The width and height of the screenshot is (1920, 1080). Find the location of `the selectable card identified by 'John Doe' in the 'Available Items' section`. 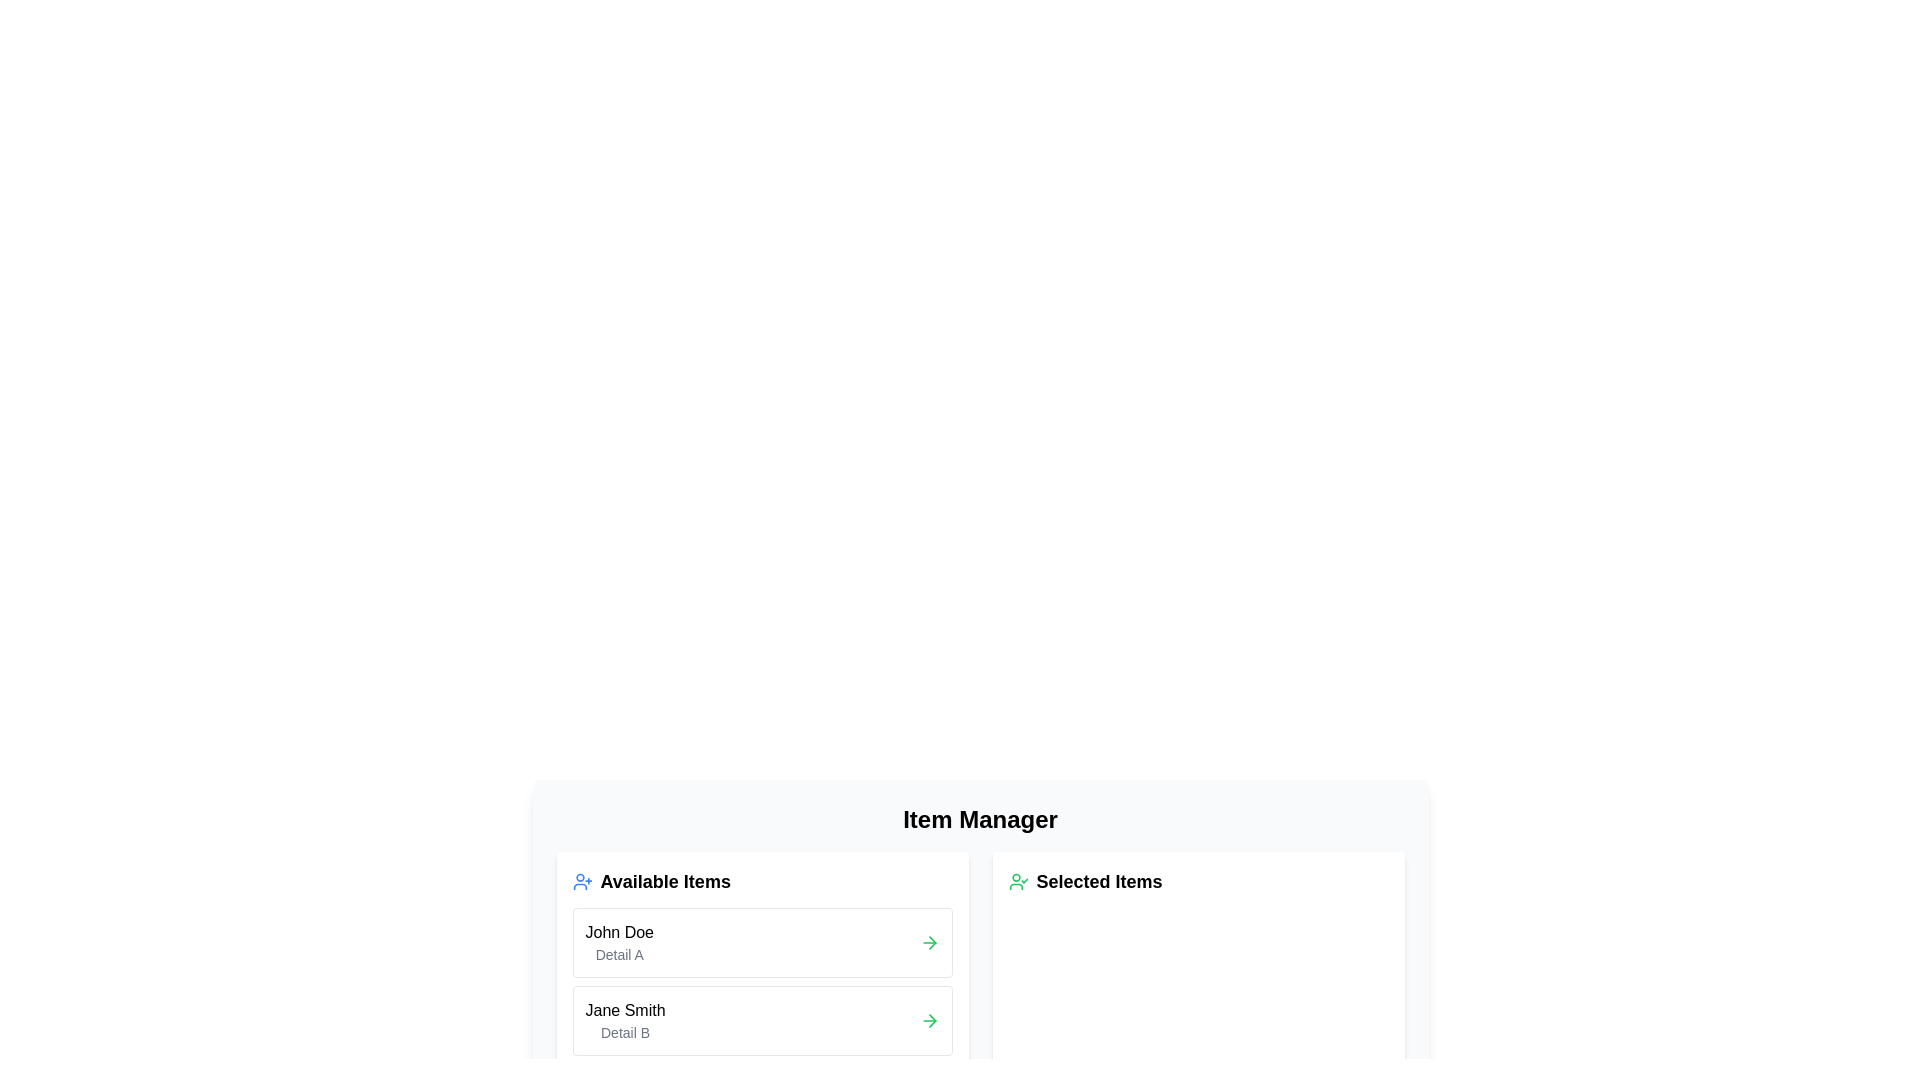

the selectable card identified by 'John Doe' in the 'Available Items' section is located at coordinates (761, 942).